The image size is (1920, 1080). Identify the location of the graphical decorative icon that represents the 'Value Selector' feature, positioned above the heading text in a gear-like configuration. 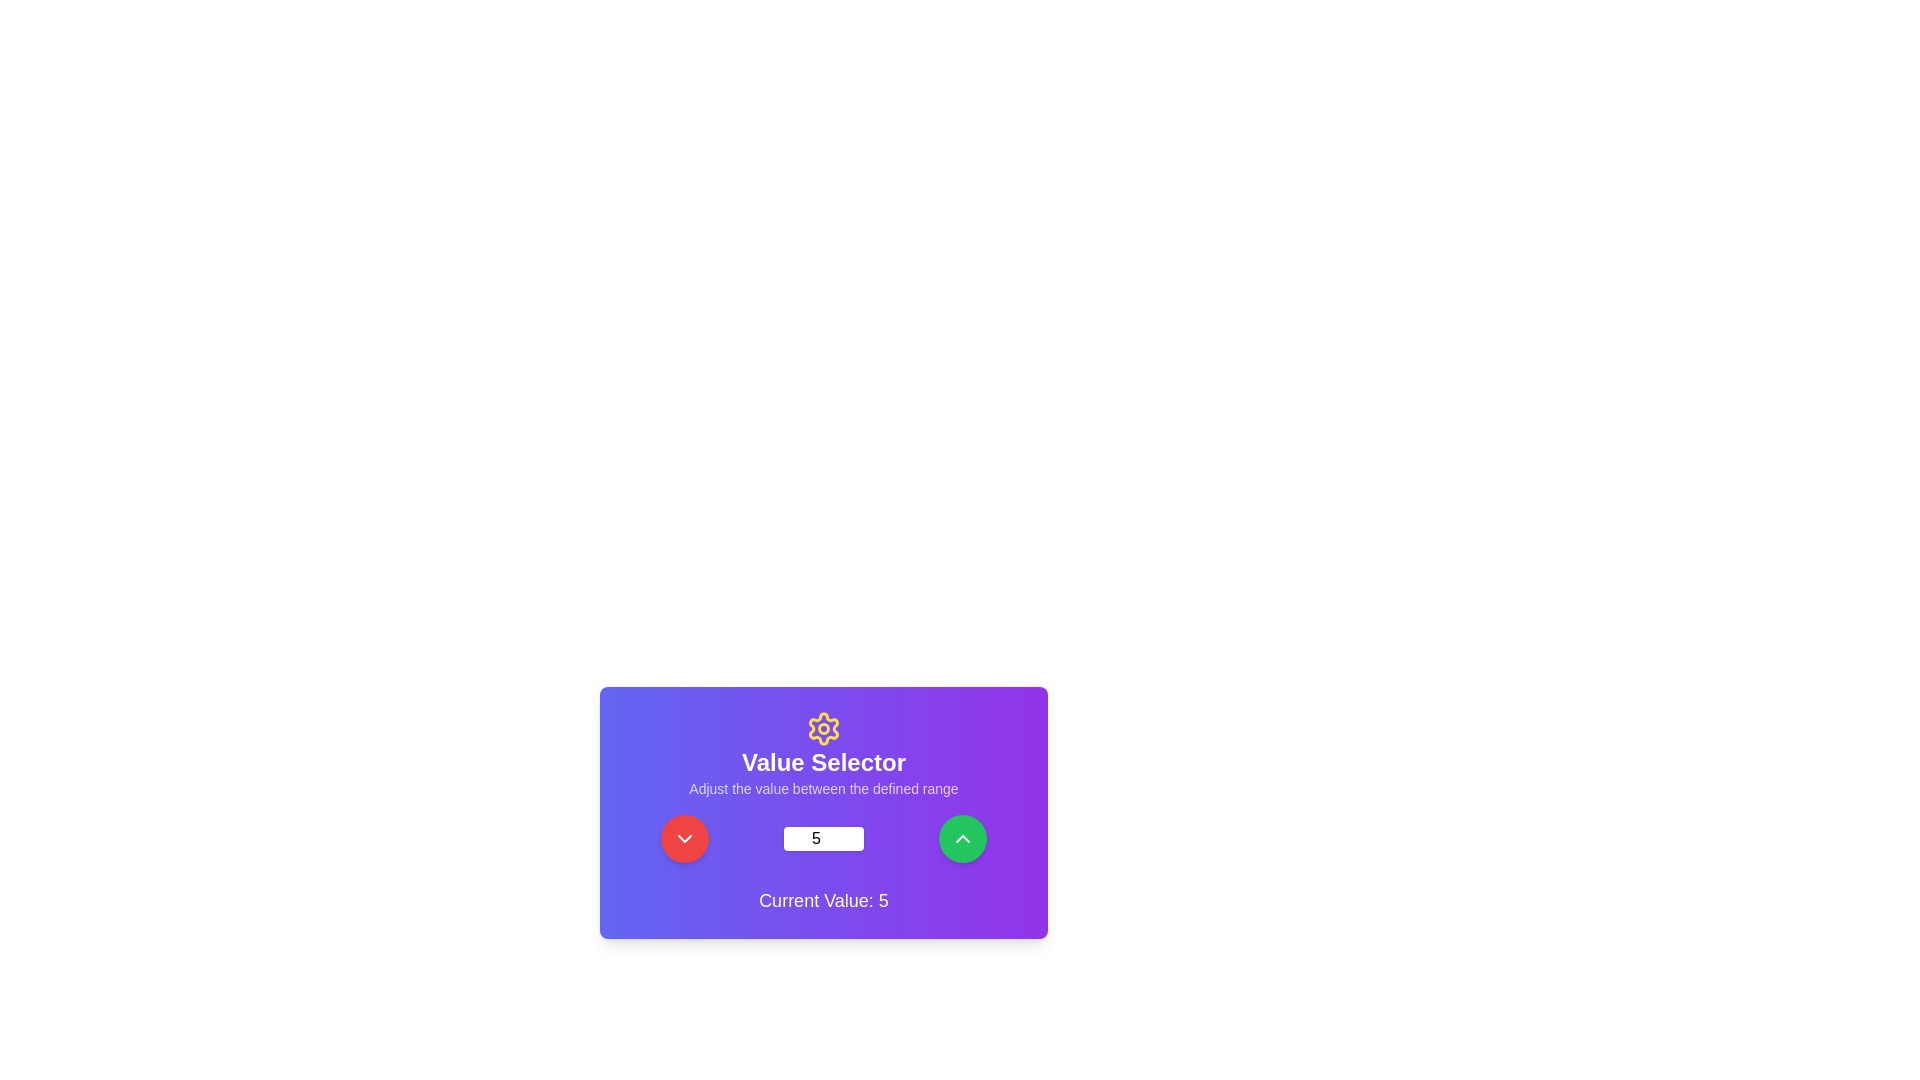
(824, 729).